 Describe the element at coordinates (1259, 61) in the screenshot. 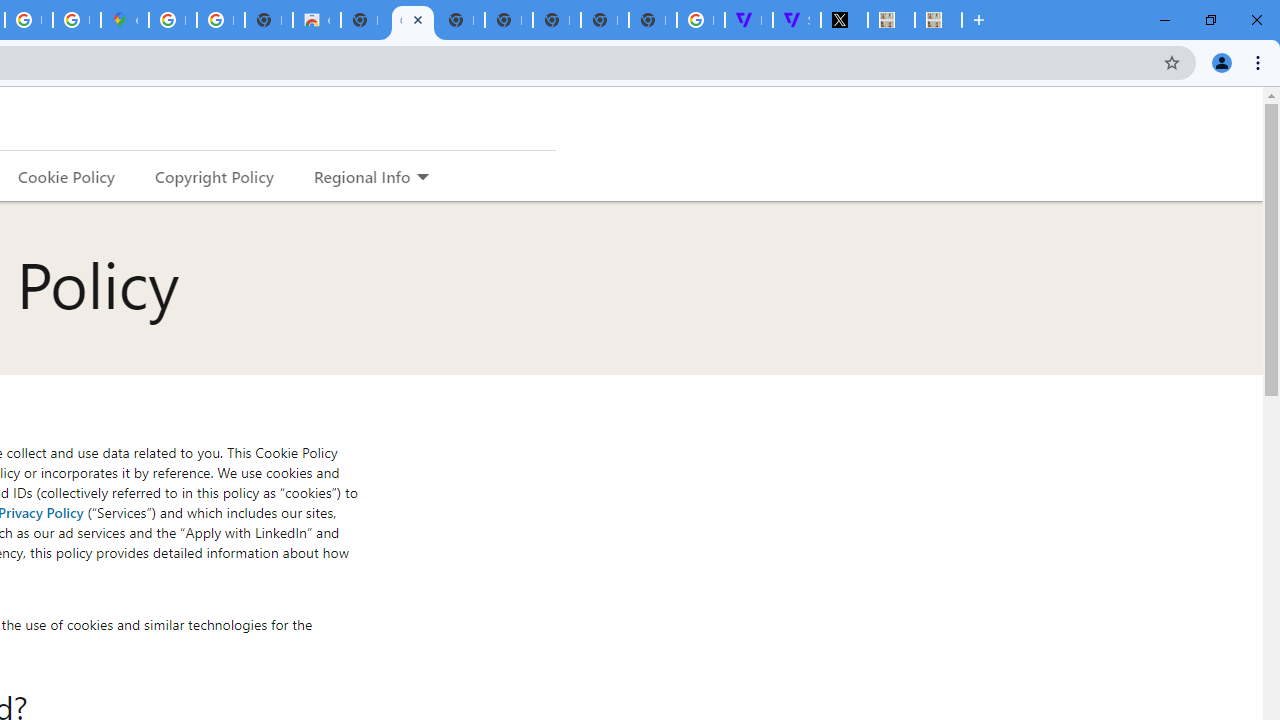

I see `'Chrome'` at that location.